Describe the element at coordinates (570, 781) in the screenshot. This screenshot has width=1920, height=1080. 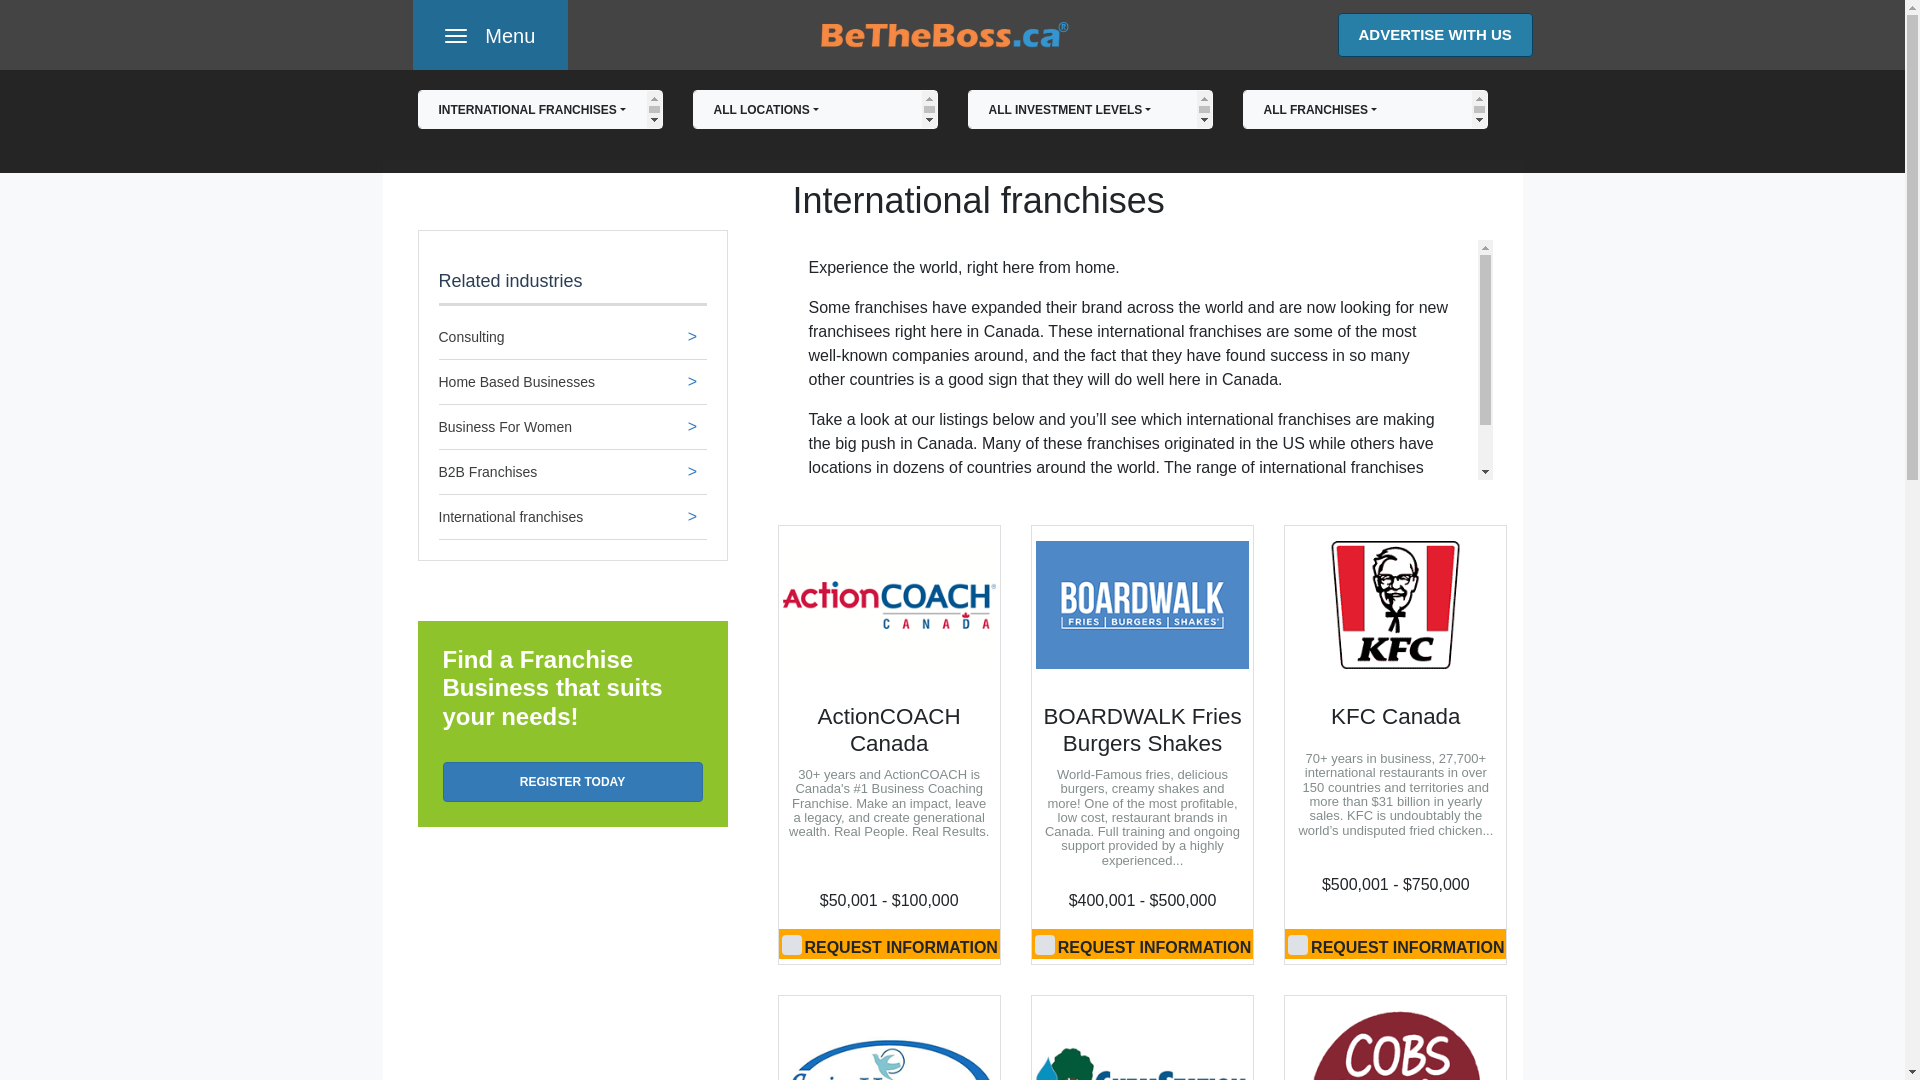
I see `'REGISTER TODAY'` at that location.